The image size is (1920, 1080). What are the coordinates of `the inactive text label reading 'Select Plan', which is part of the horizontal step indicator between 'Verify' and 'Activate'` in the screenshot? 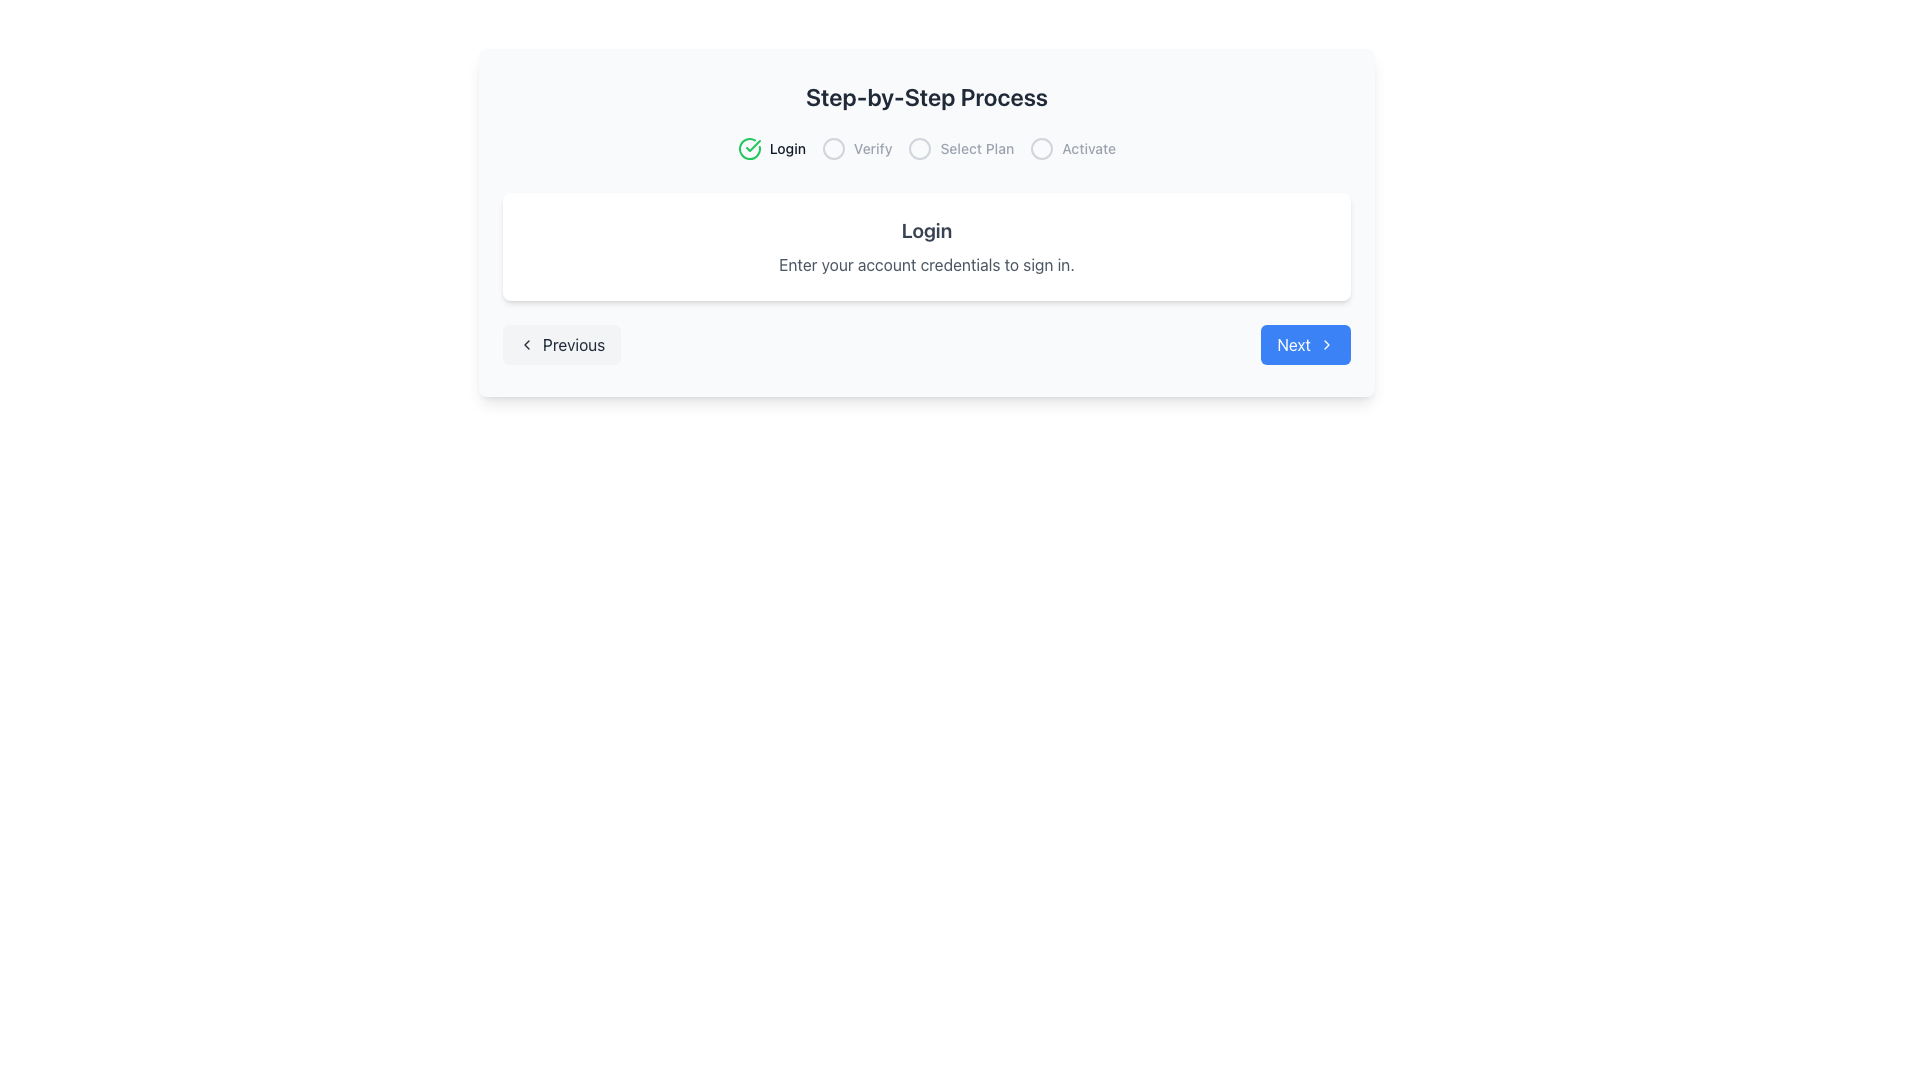 It's located at (977, 148).